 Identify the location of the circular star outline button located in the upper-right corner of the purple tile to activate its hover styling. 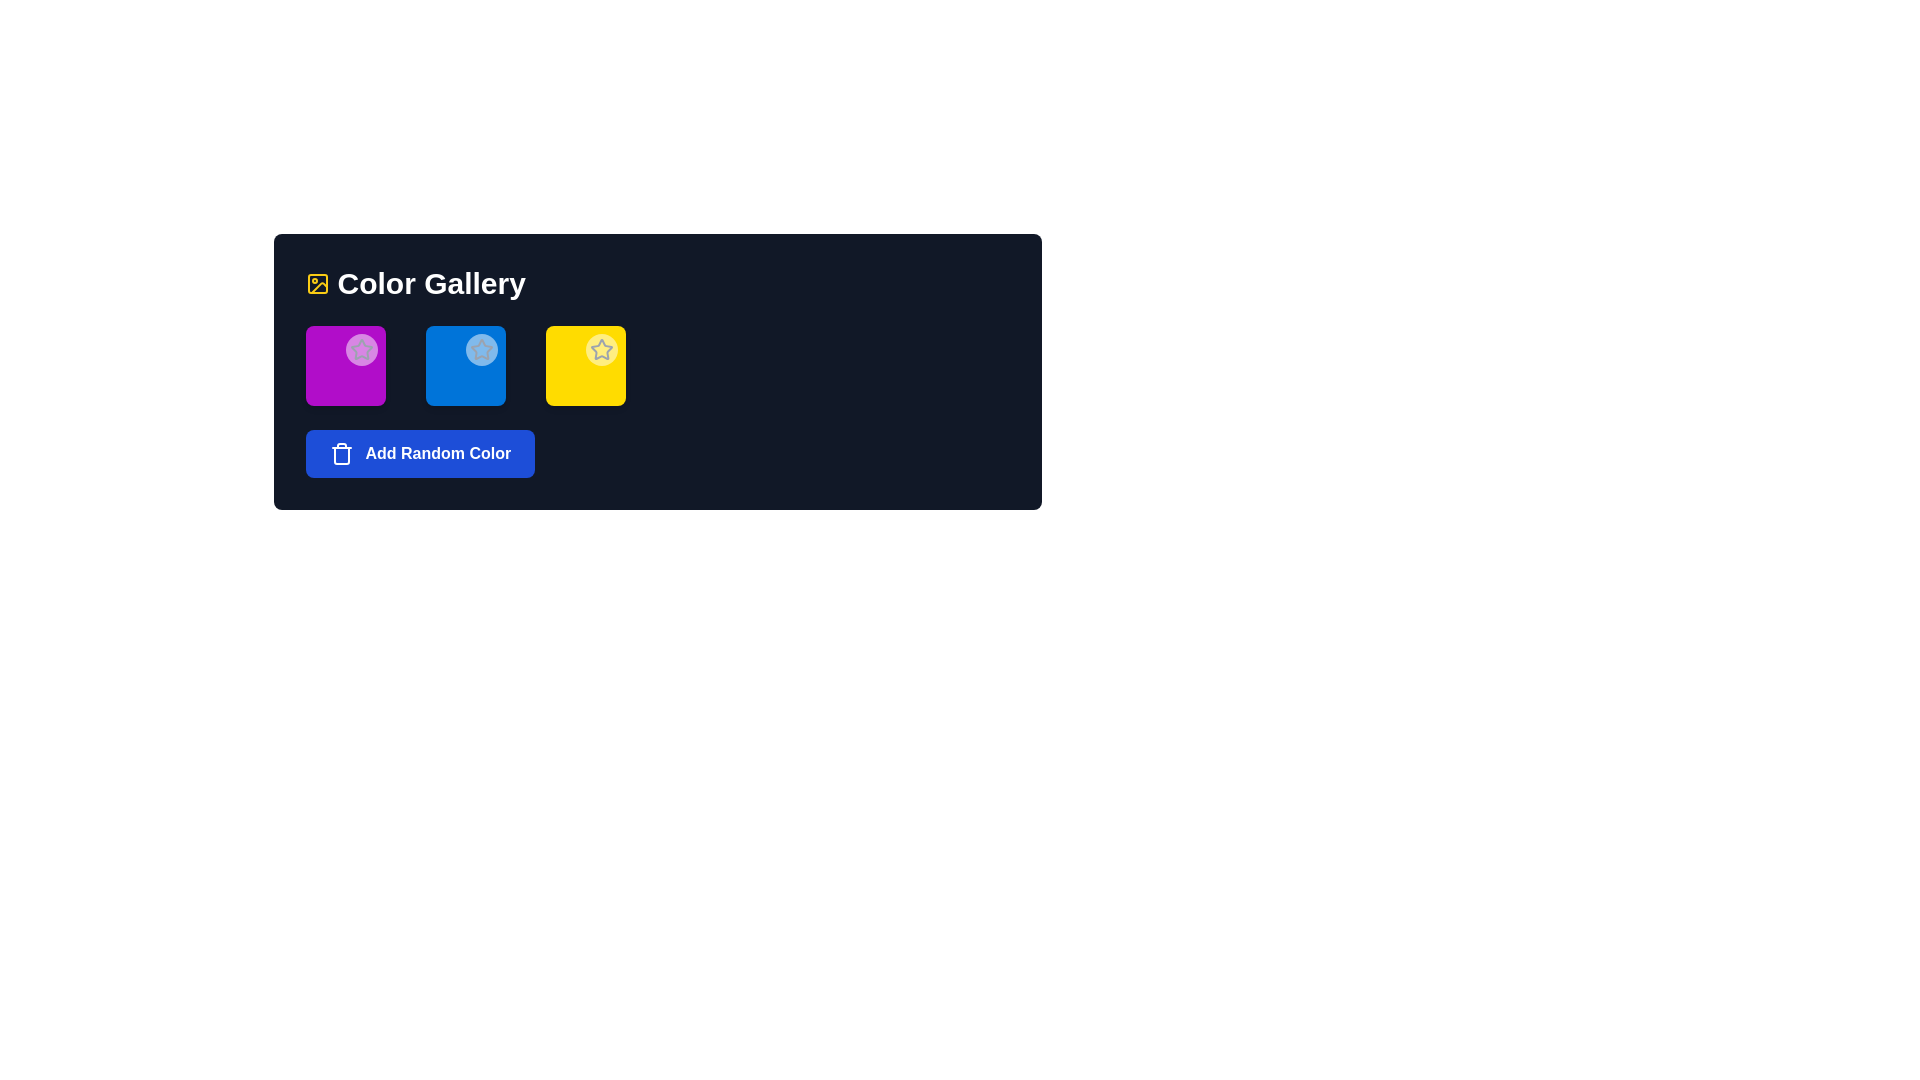
(361, 349).